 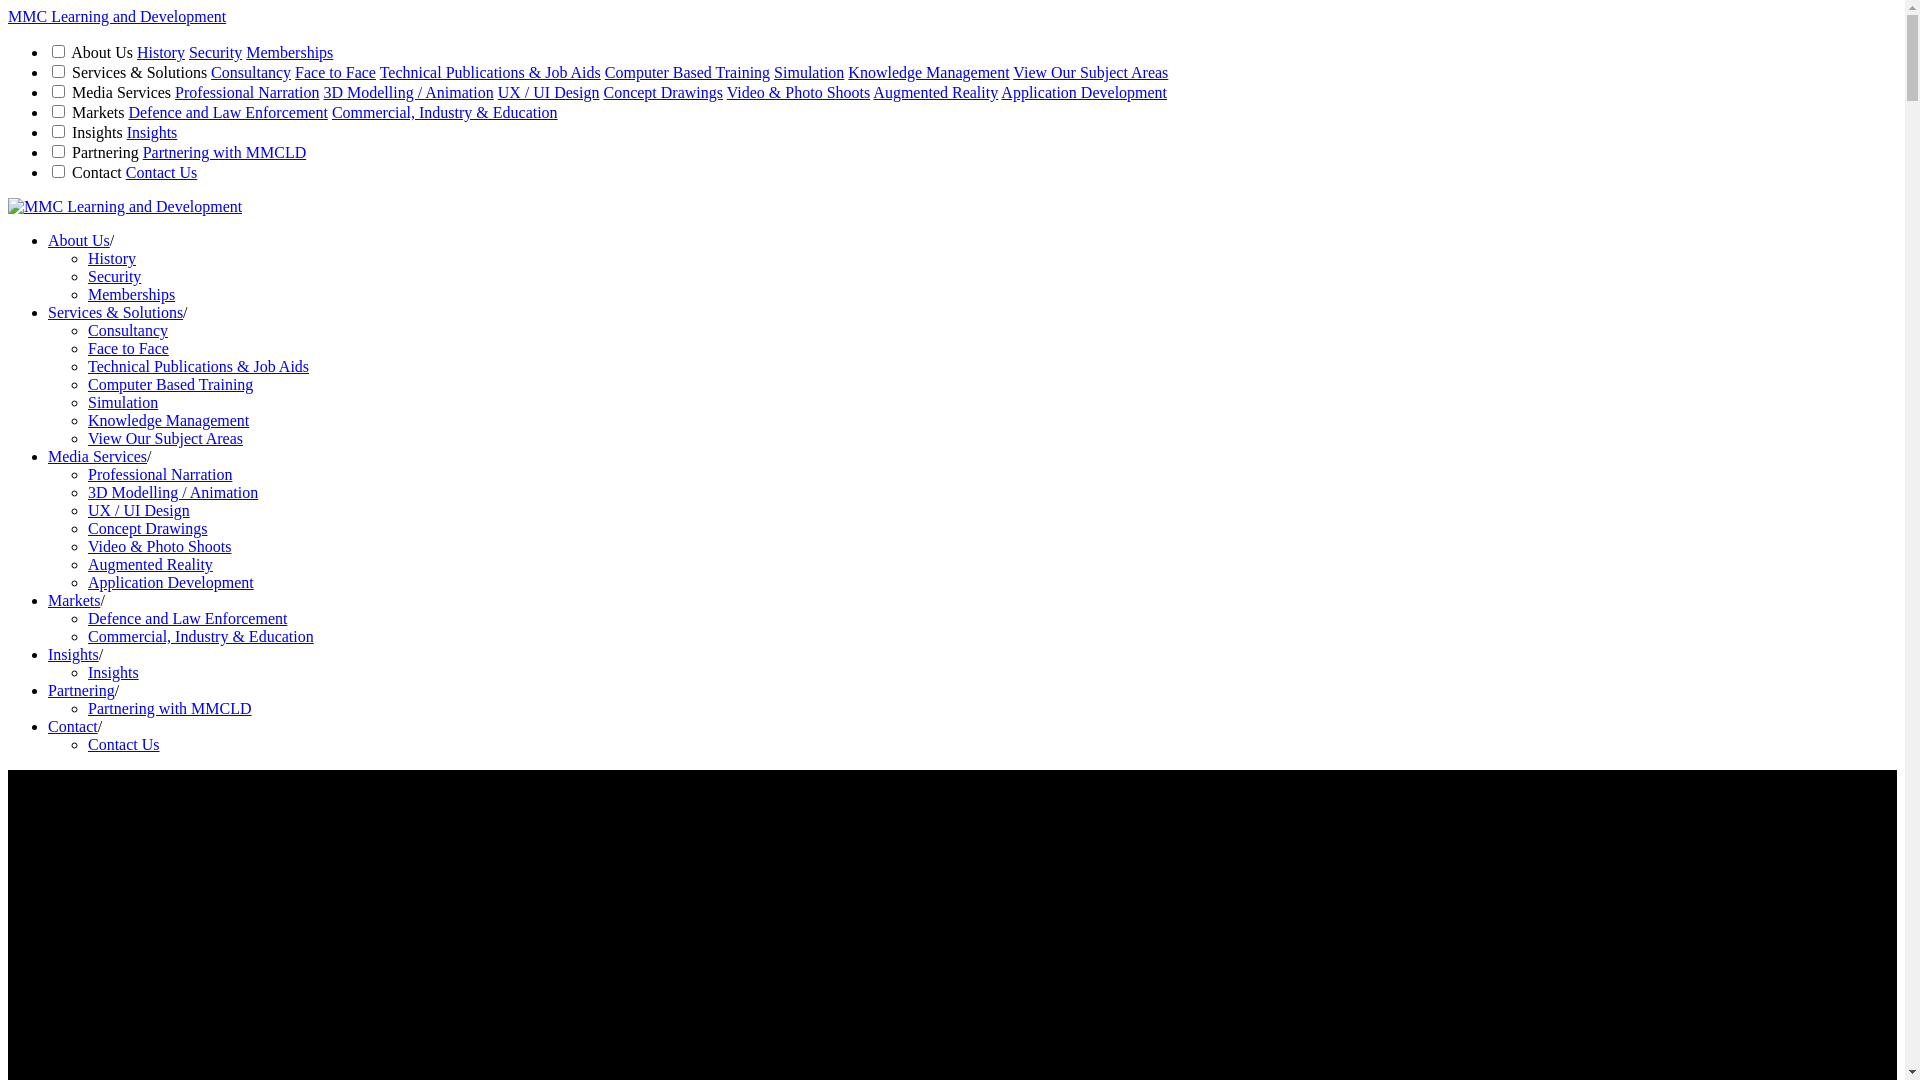 What do you see at coordinates (165, 437) in the screenshot?
I see `'View Our Subject Areas'` at bounding box center [165, 437].